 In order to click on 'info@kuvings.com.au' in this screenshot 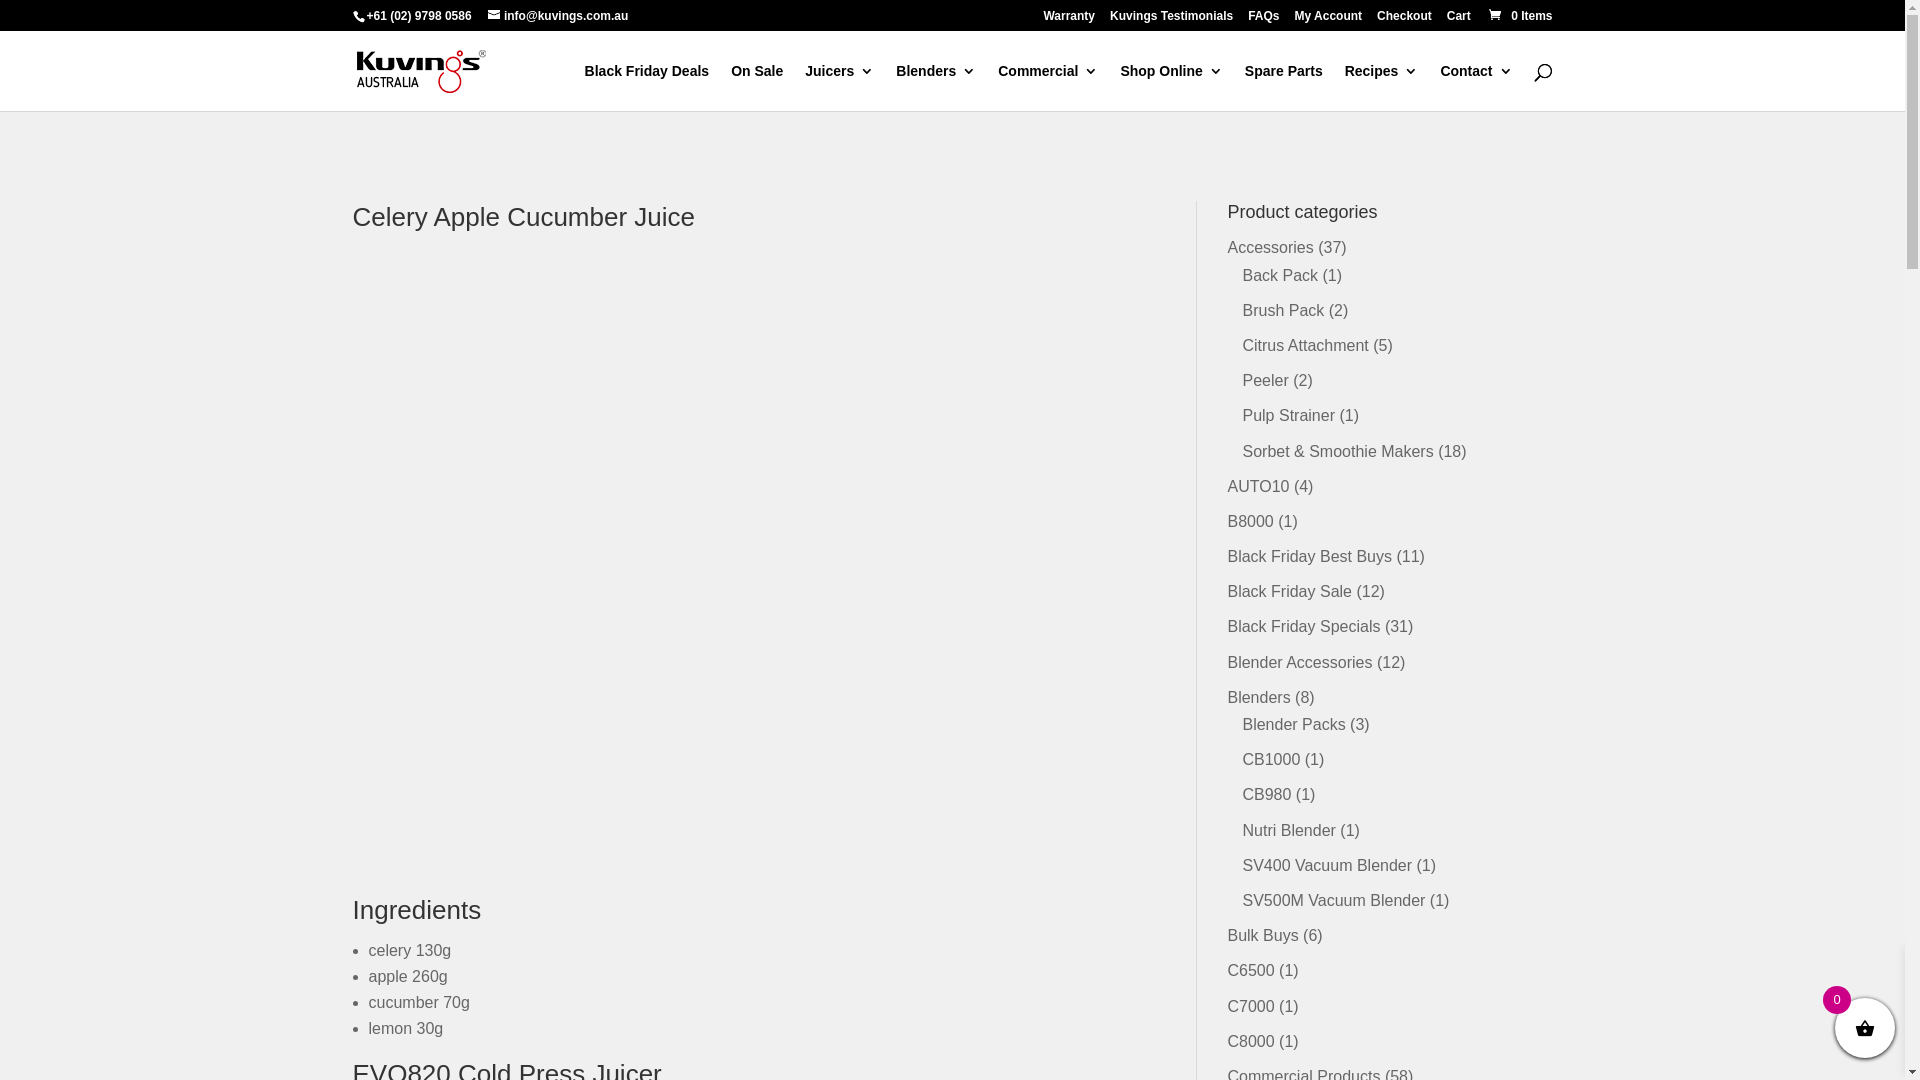, I will do `click(557, 15)`.